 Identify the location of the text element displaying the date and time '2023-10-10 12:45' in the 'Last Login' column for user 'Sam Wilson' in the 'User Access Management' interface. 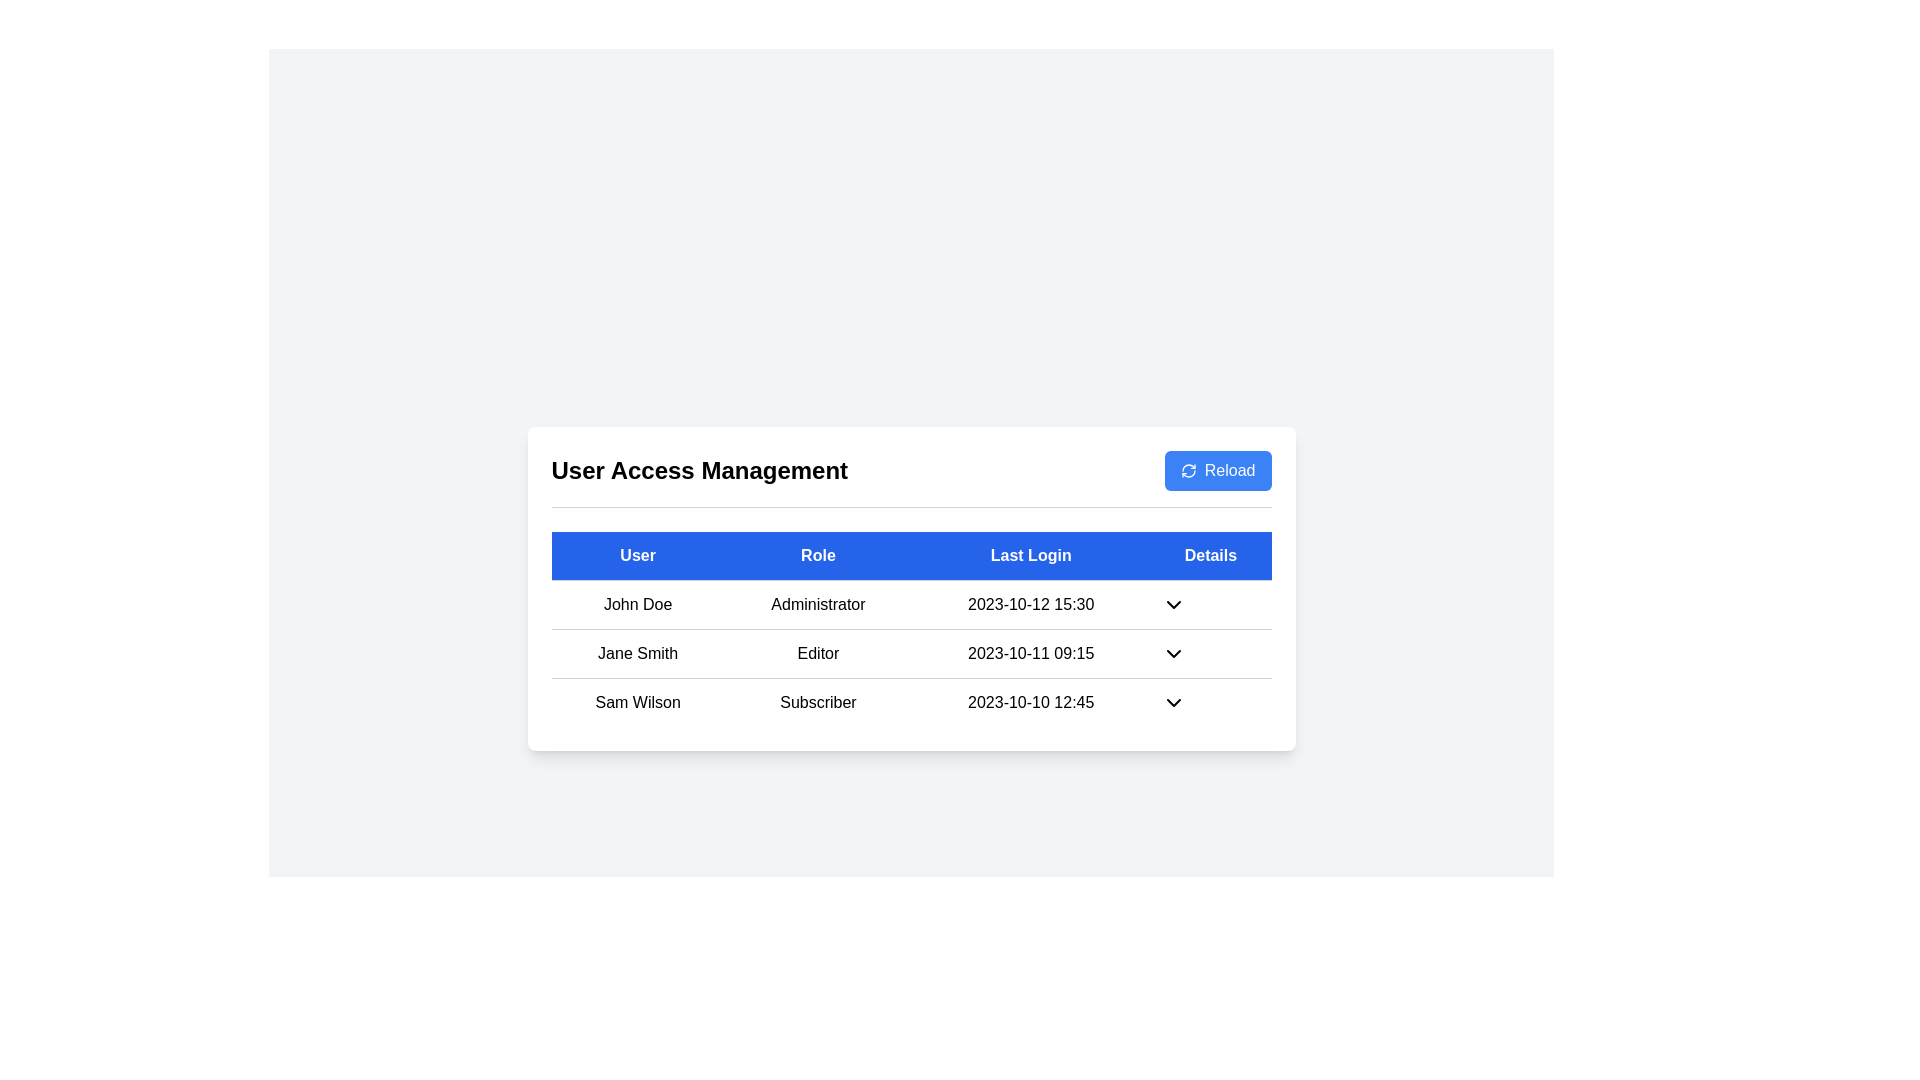
(1031, 701).